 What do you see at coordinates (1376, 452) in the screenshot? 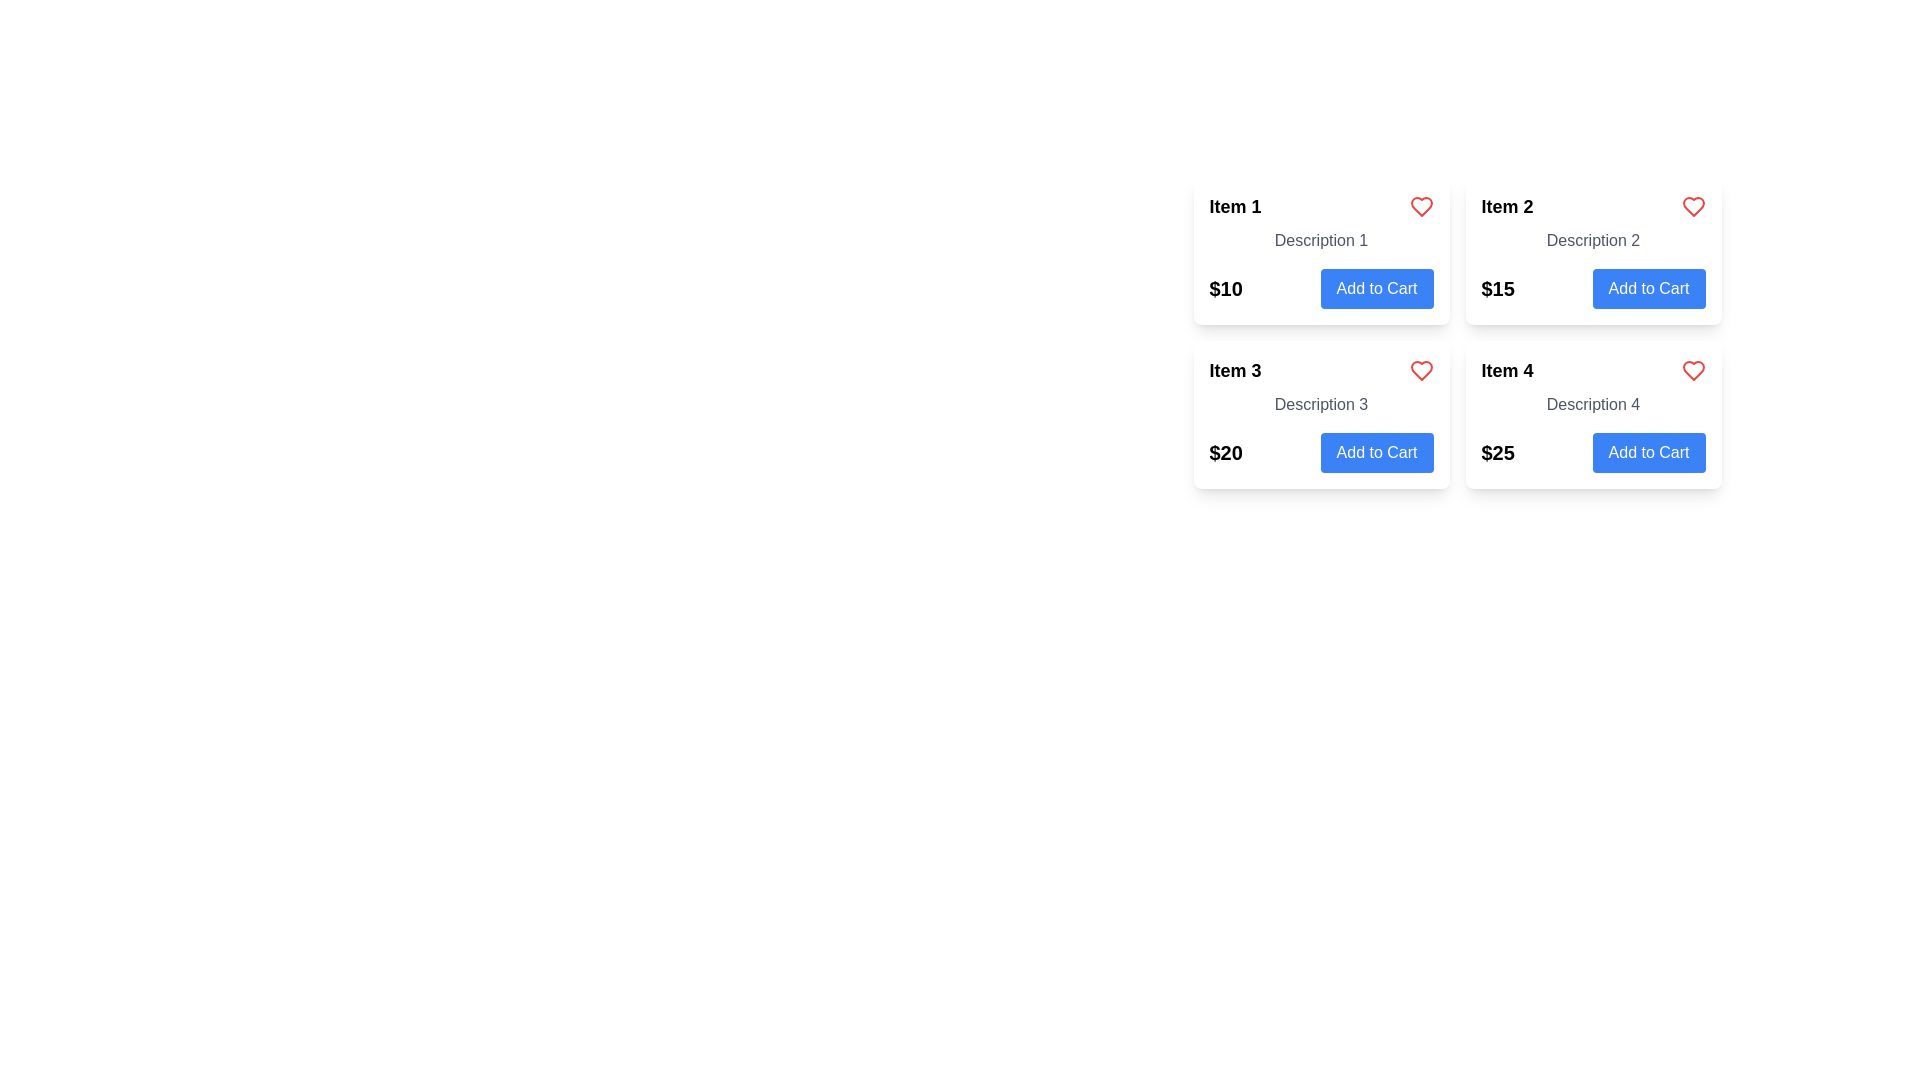
I see `the 'Add to Cart' button located at the bottom-right section of the card for Item 3` at bounding box center [1376, 452].